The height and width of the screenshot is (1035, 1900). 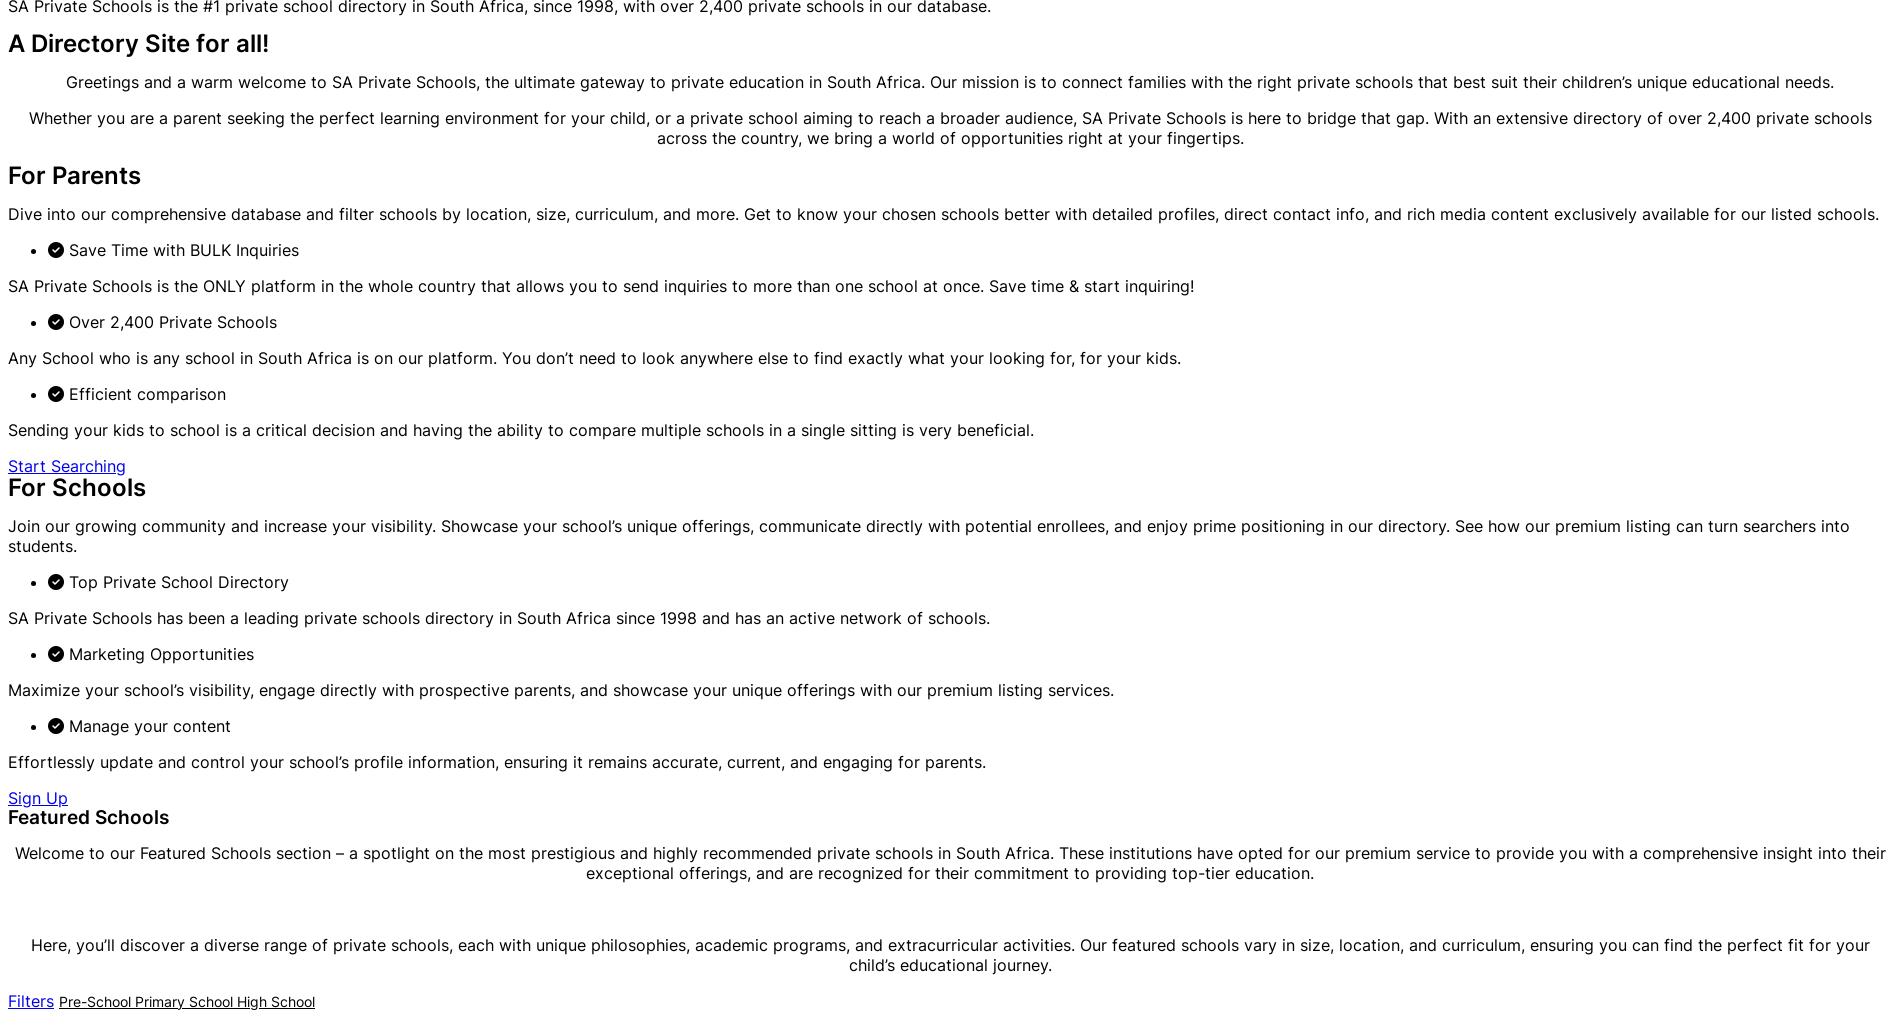 I want to click on 'A Directory Site for all!', so click(x=138, y=42).